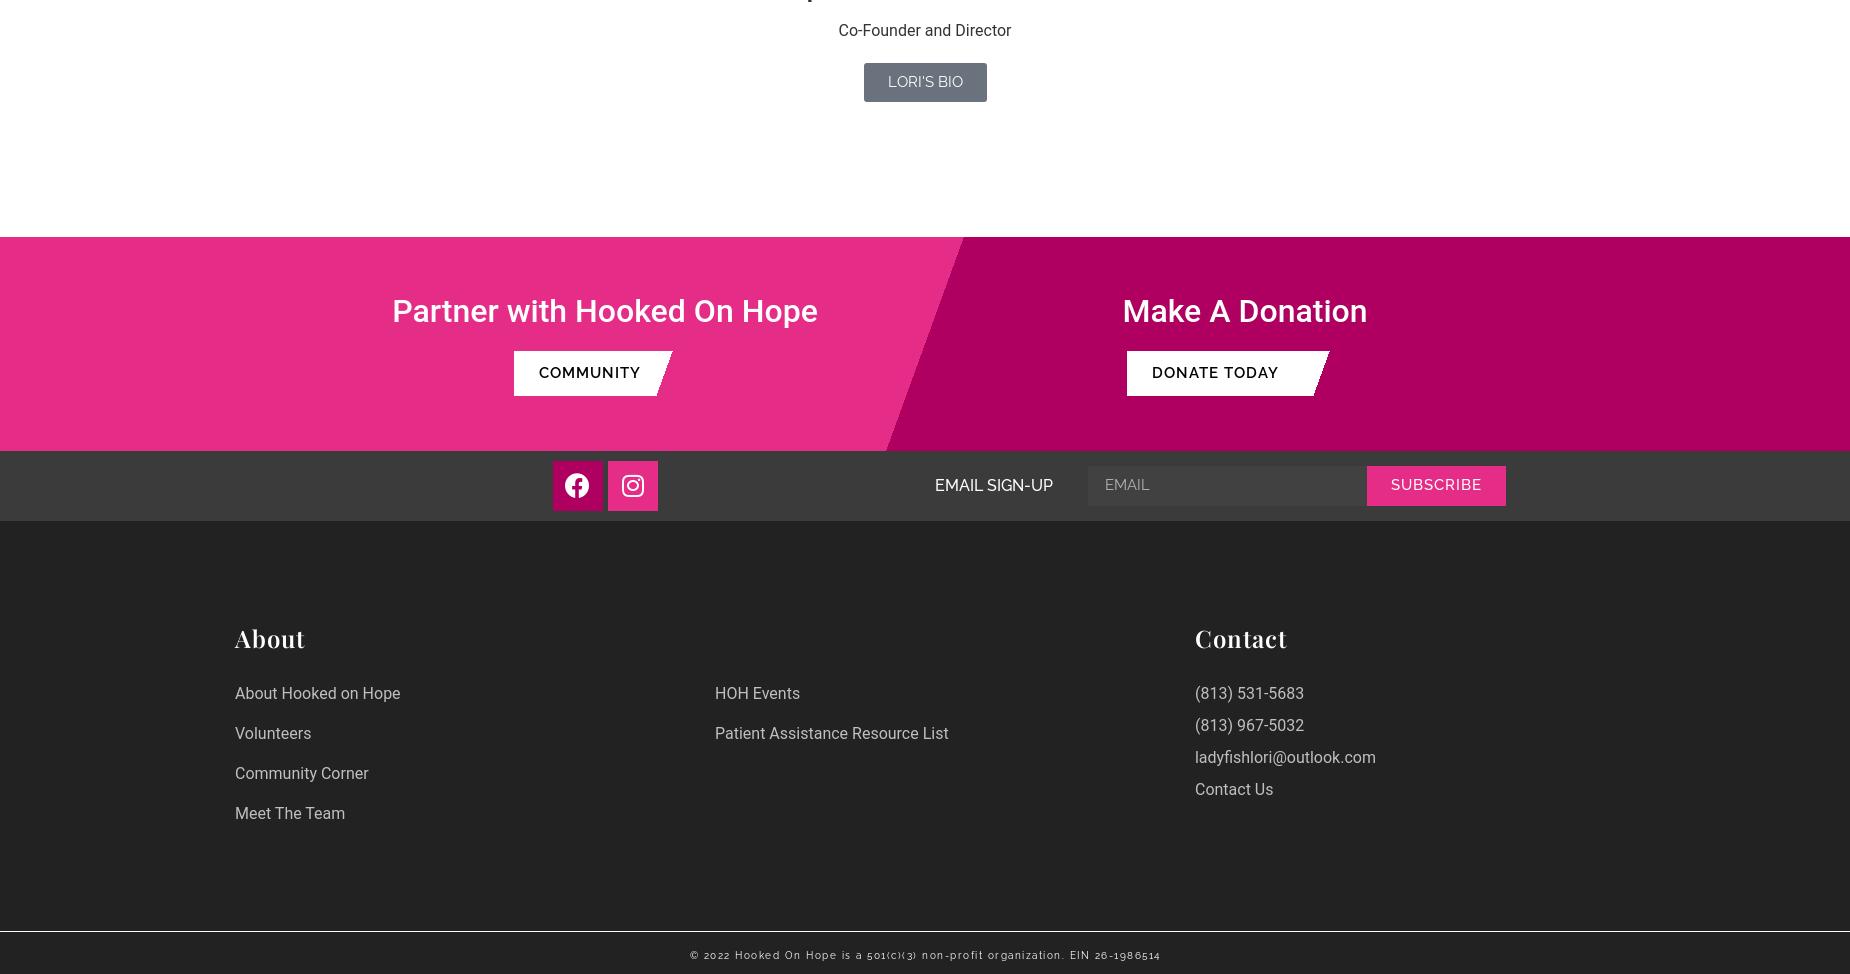 This screenshot has height=974, width=1850. Describe the element at coordinates (757, 692) in the screenshot. I see `'HOH Events'` at that location.